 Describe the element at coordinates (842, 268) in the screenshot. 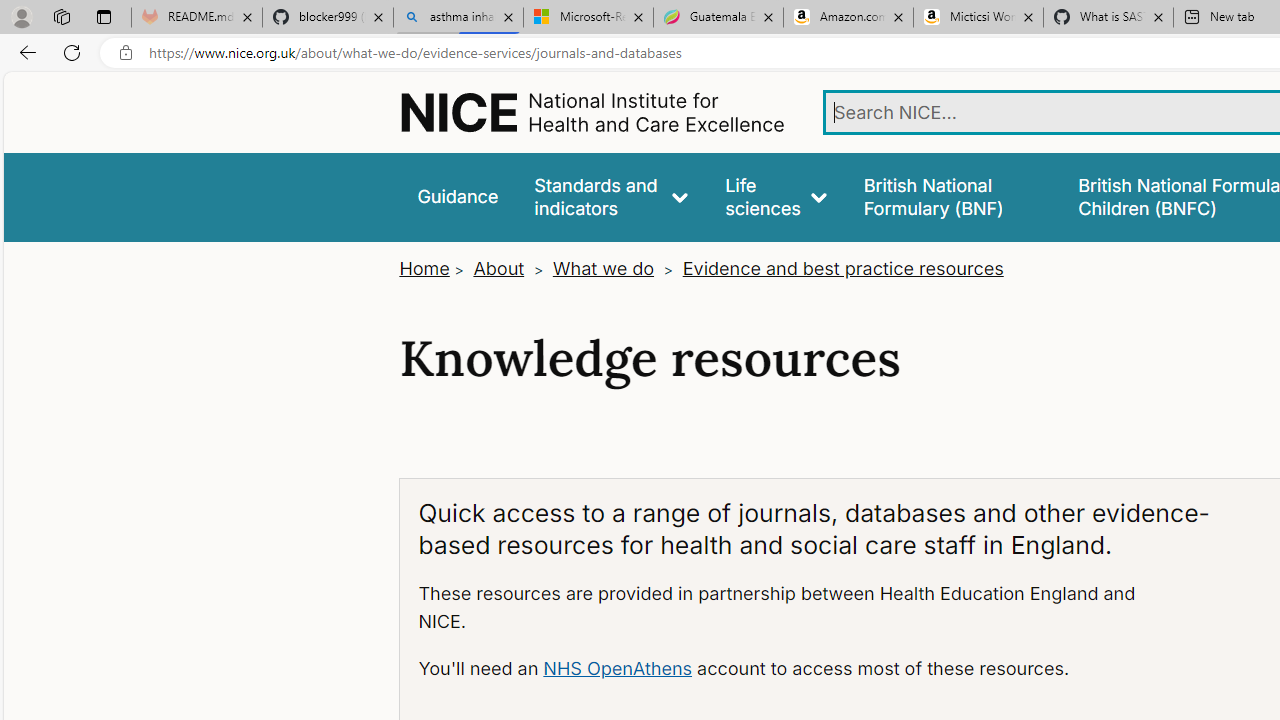

I see `'Evidence and best practice resources'` at that location.